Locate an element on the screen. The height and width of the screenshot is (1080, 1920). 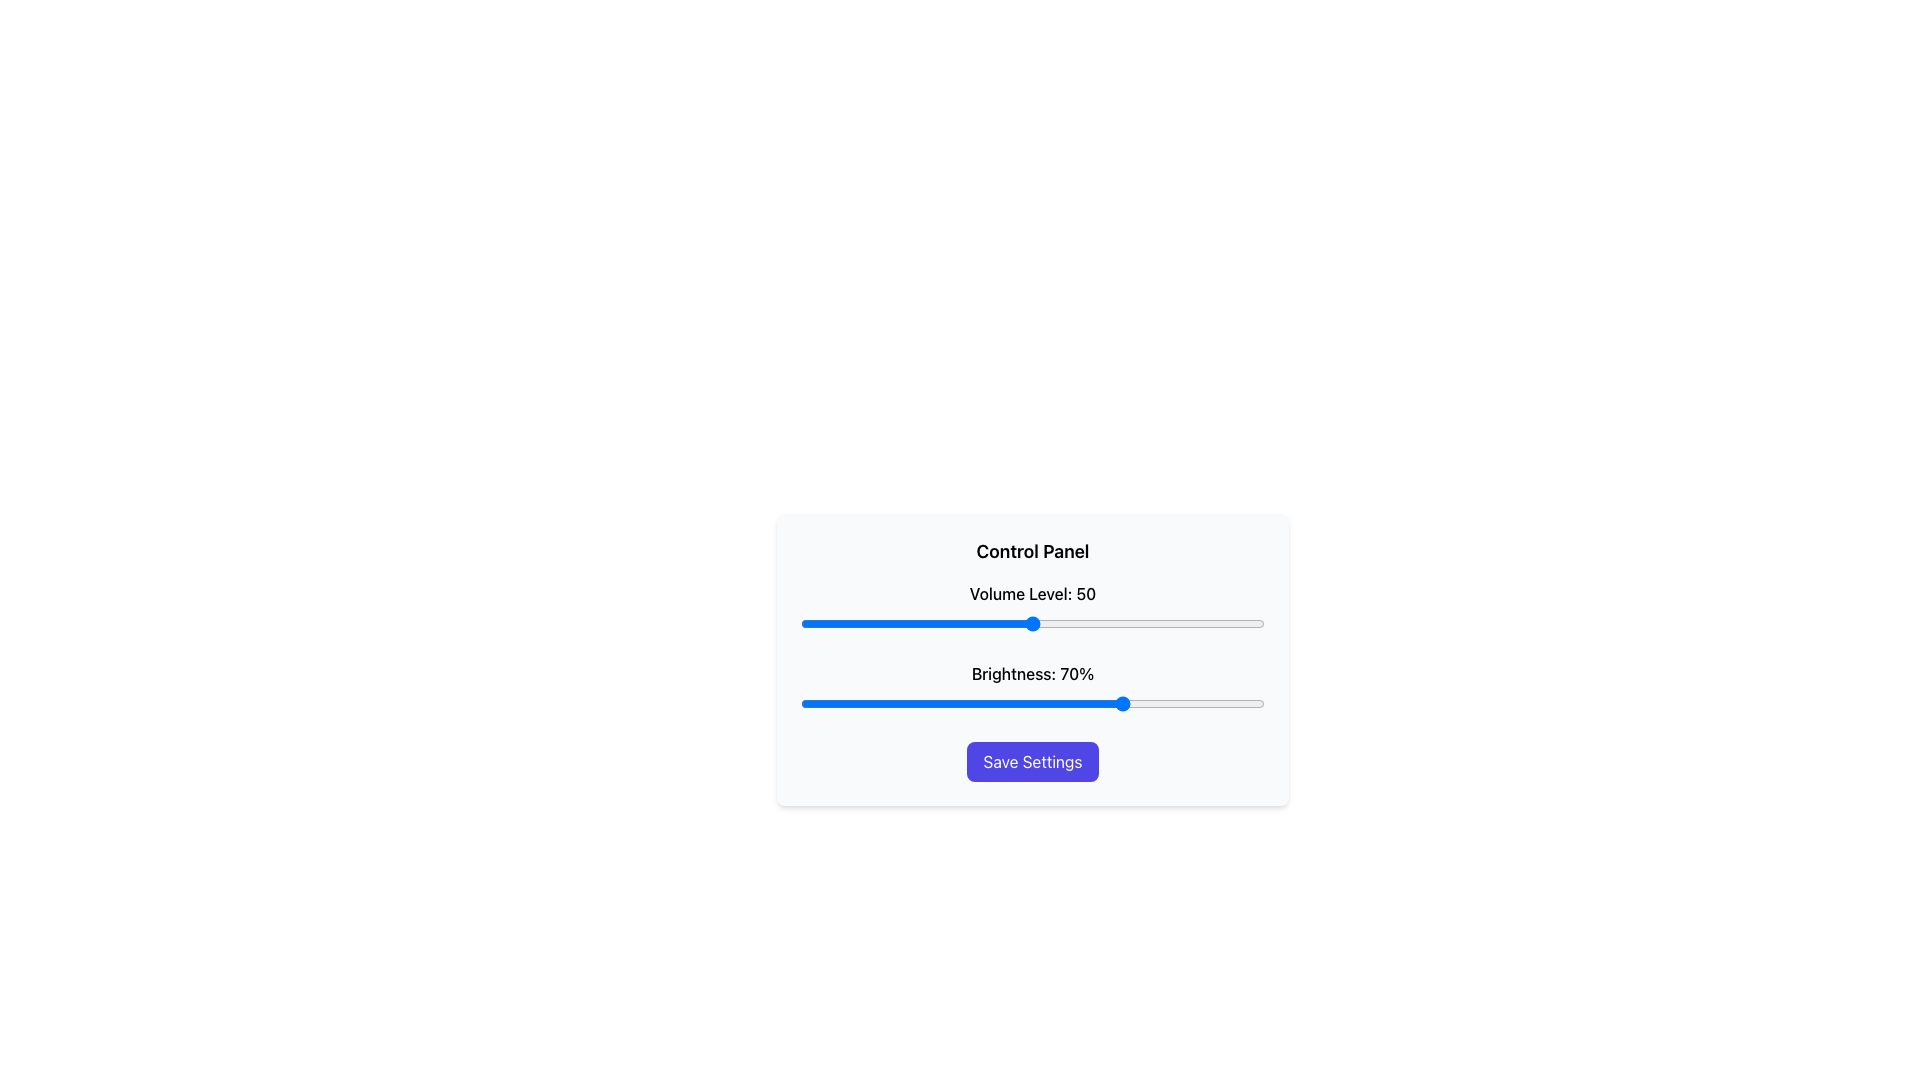
brightness is located at coordinates (1176, 703).